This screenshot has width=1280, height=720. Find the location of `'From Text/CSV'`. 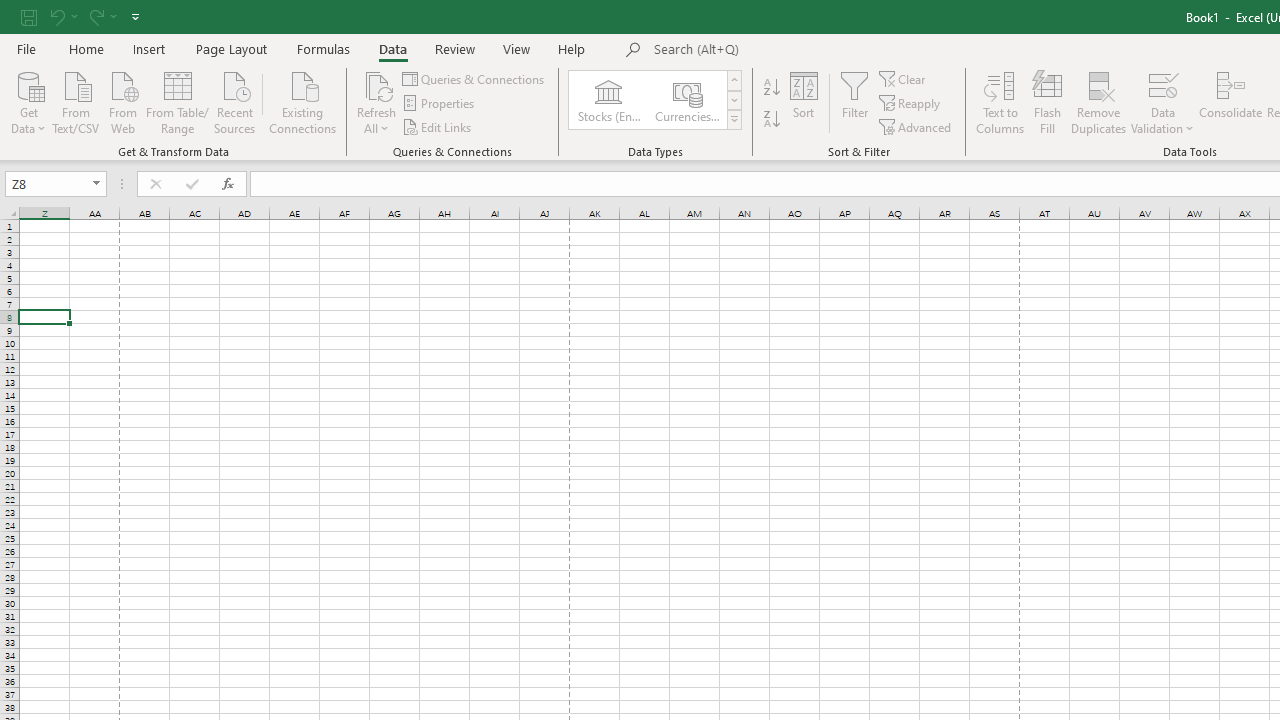

'From Text/CSV' is located at coordinates (76, 101).